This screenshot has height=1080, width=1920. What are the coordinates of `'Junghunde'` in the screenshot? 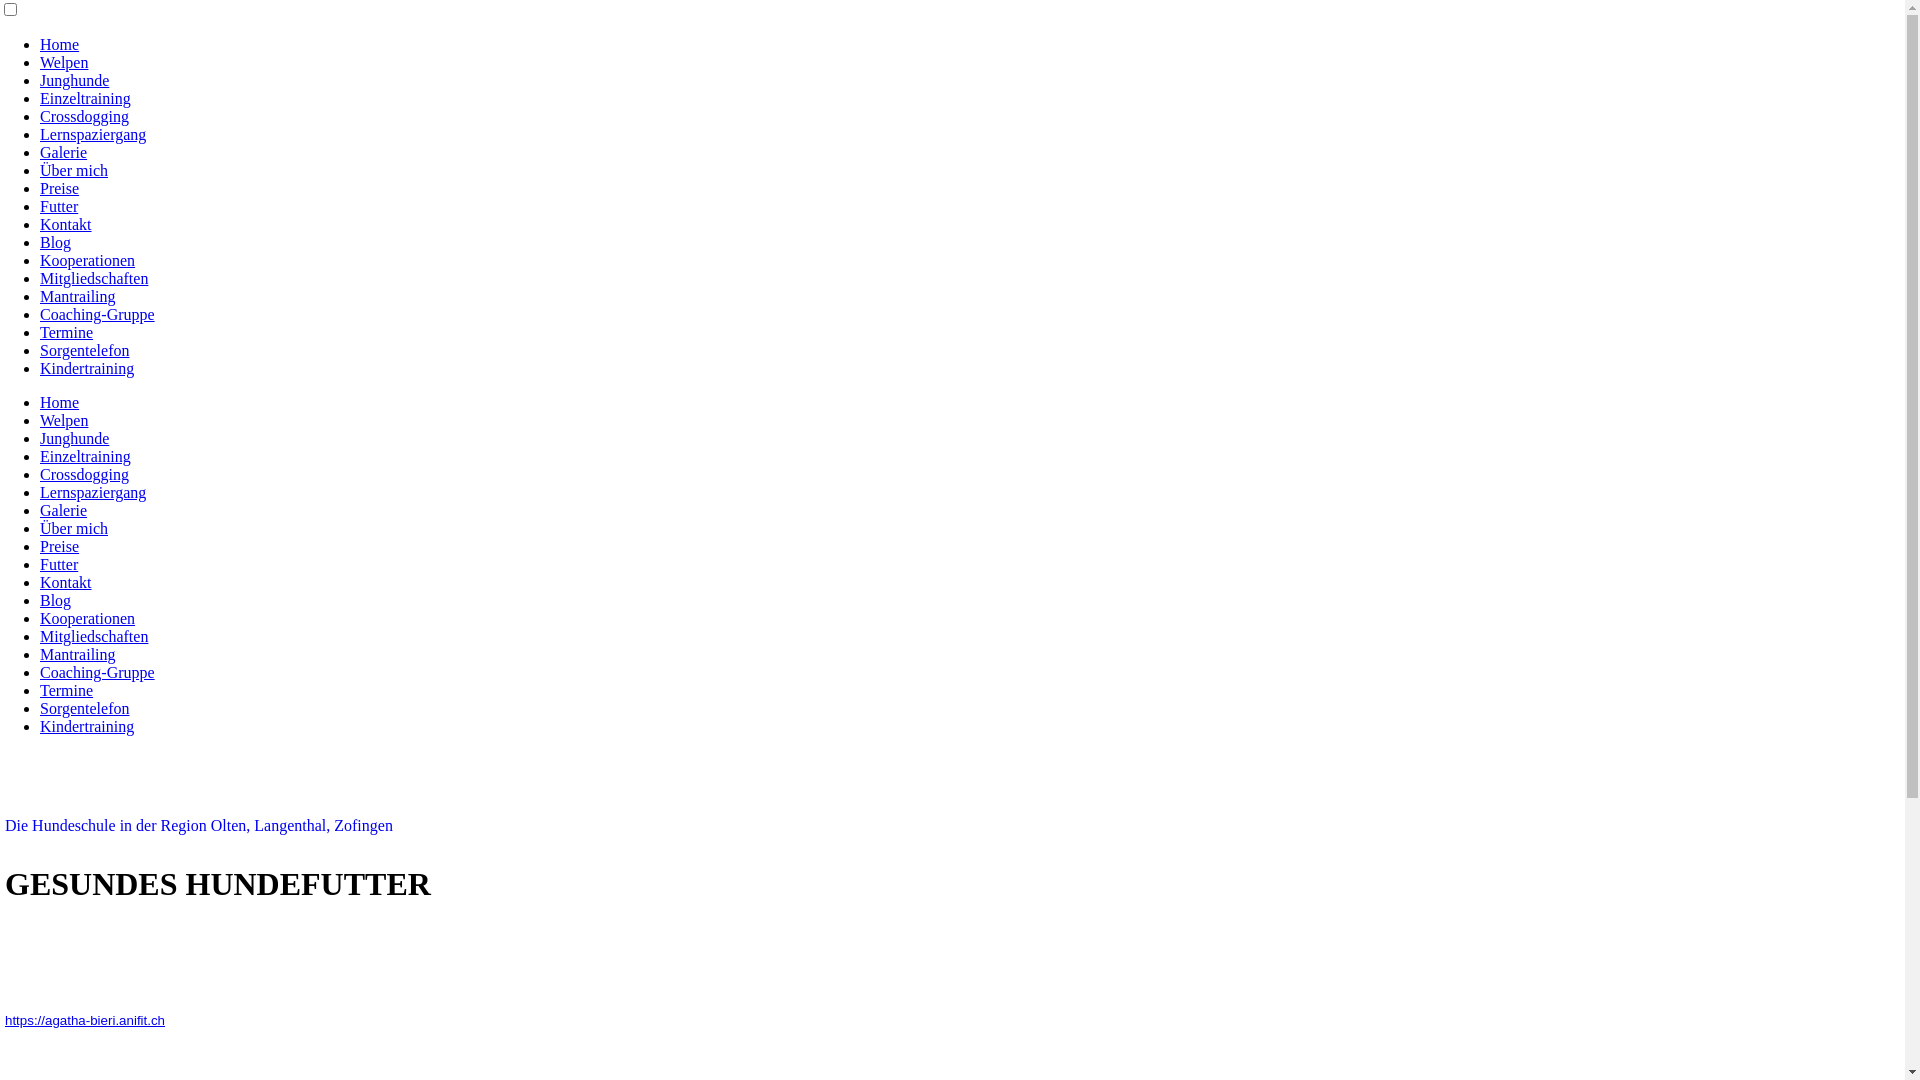 It's located at (74, 437).